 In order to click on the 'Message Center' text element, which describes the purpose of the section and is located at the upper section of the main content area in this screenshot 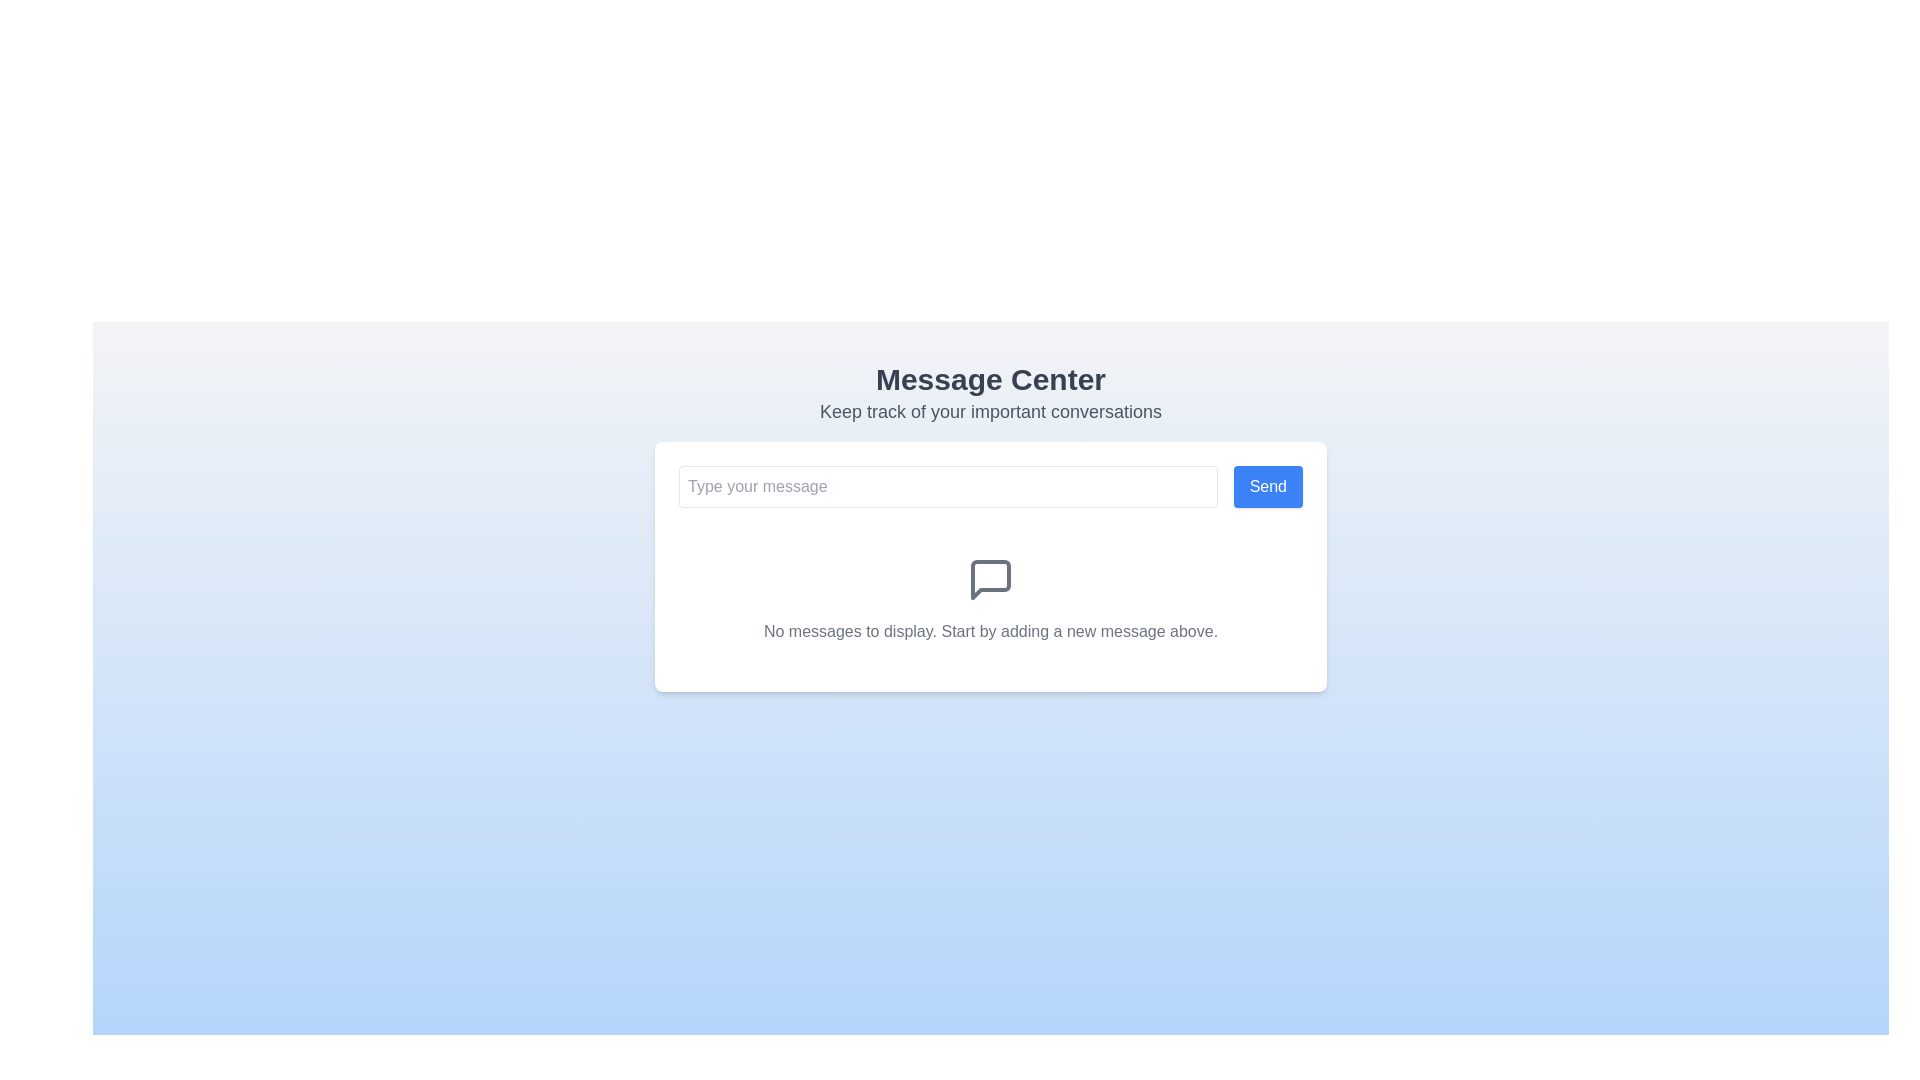, I will do `click(990, 393)`.